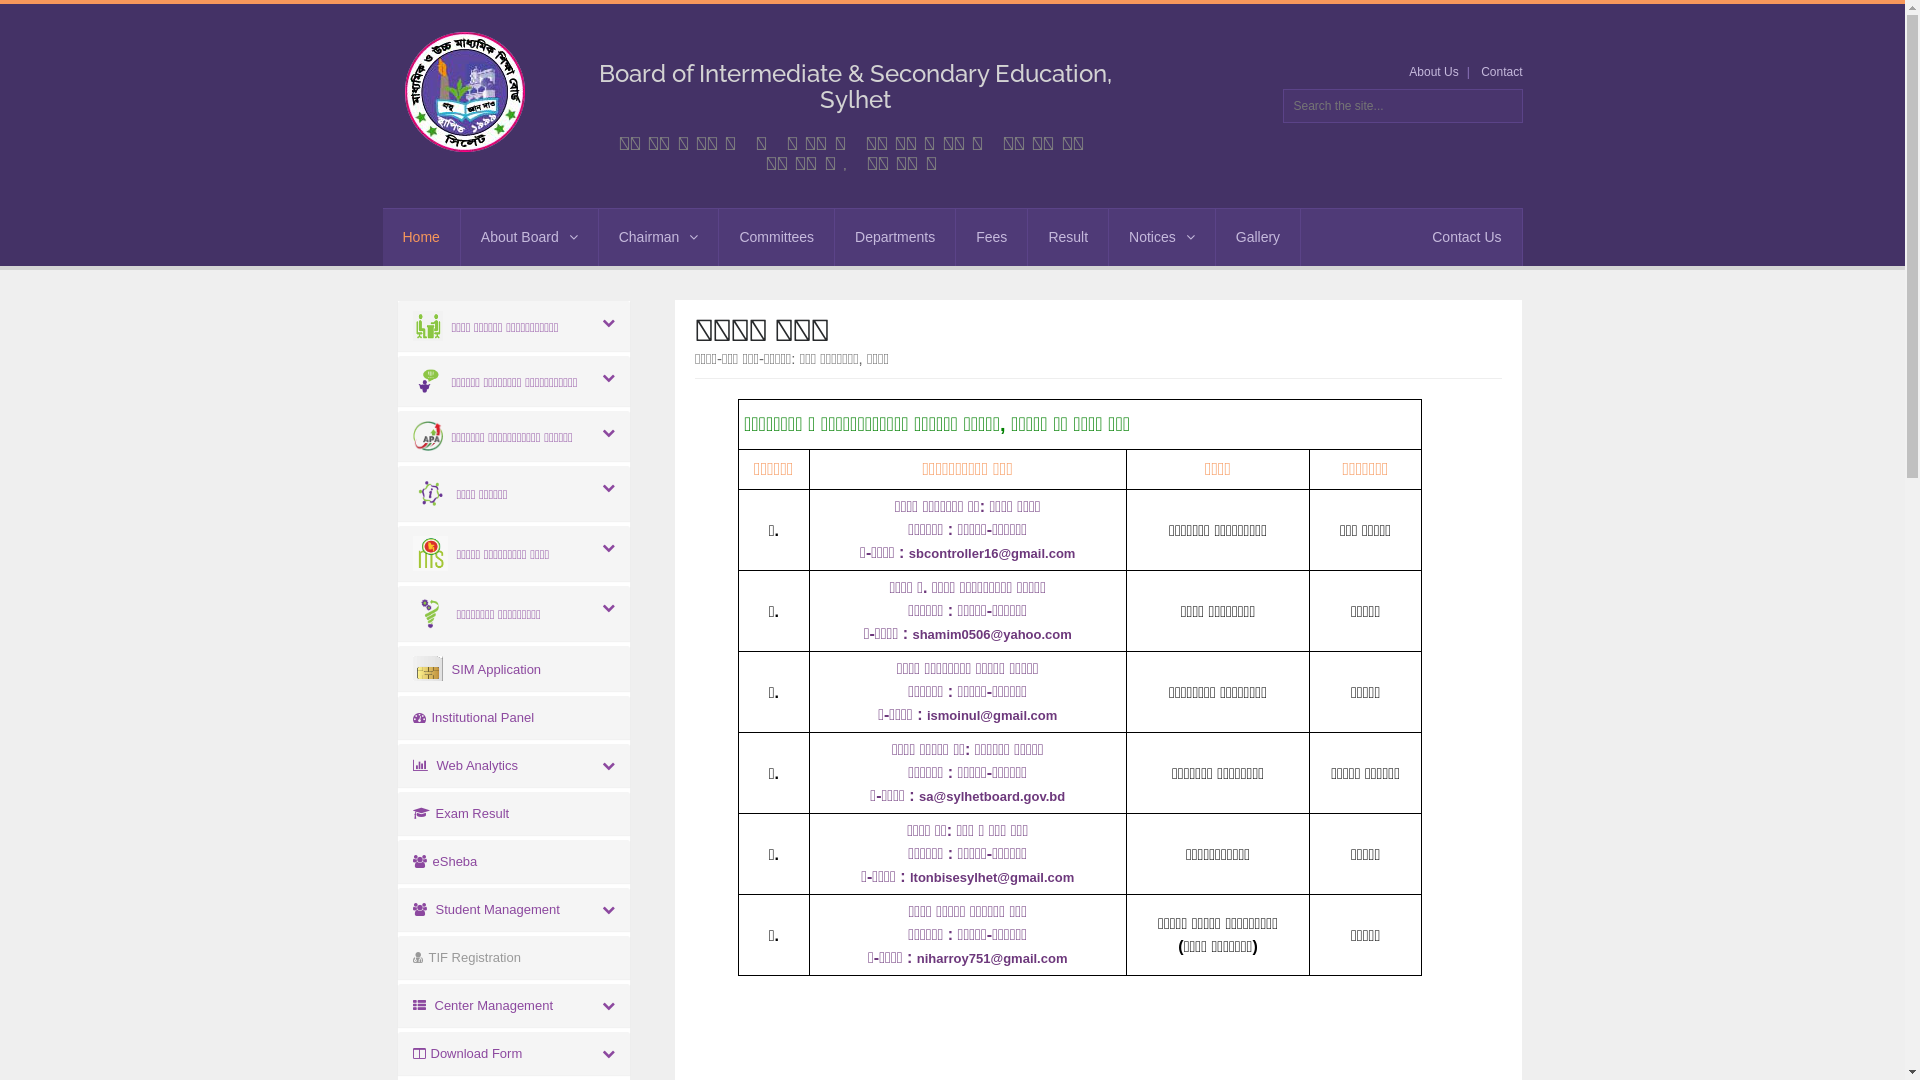 This screenshot has width=1920, height=1080. What do you see at coordinates (465, 1052) in the screenshot?
I see `'  Download Form'` at bounding box center [465, 1052].